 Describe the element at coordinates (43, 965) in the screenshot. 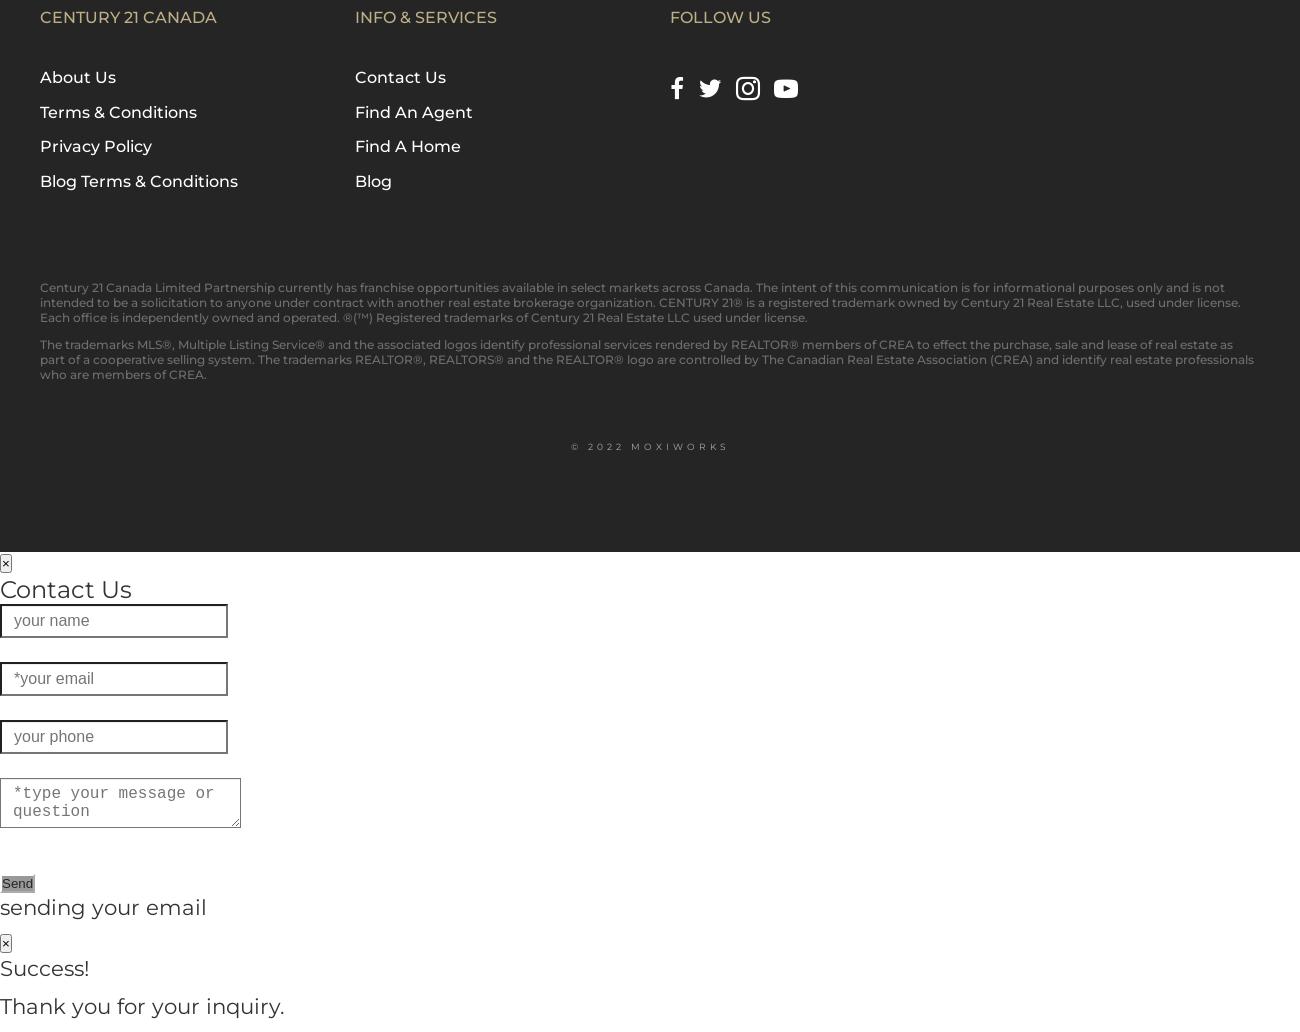

I see `'Success!'` at that location.